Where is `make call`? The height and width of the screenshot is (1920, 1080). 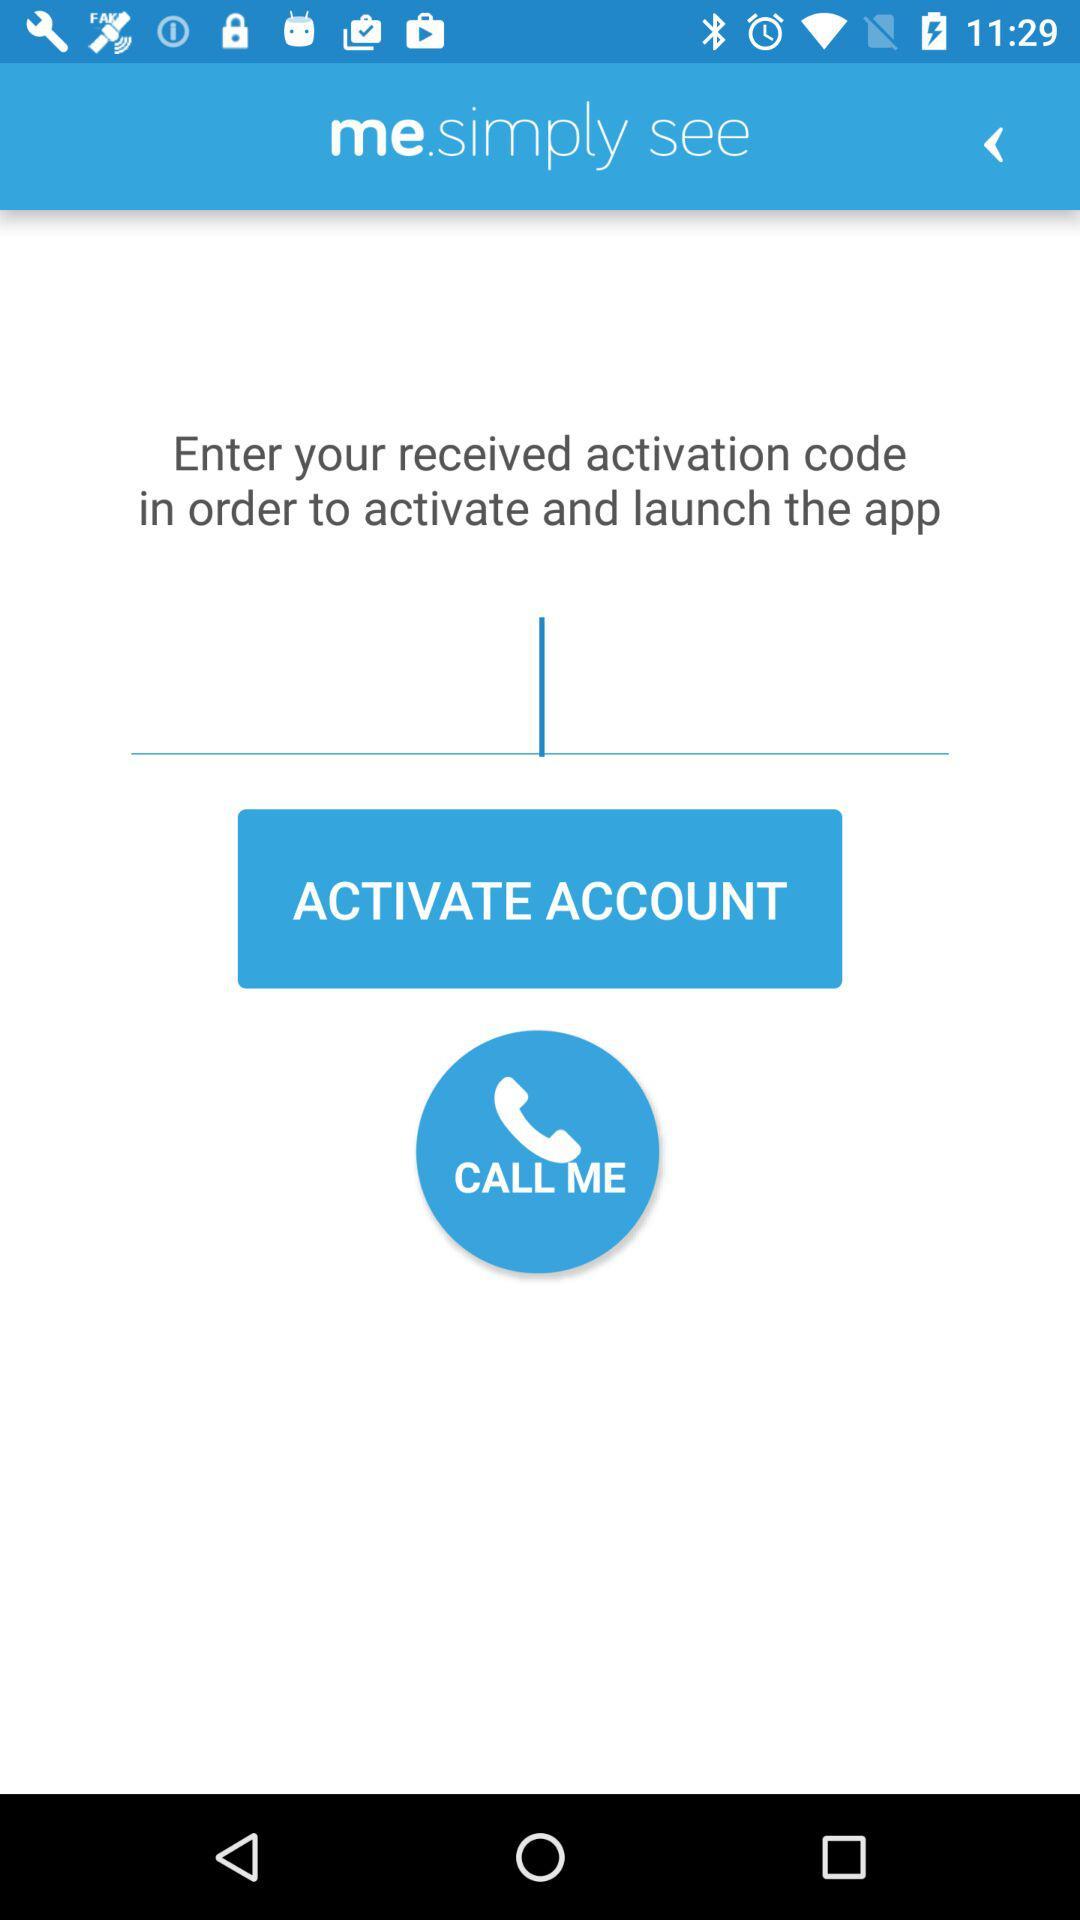 make call is located at coordinates (540, 1156).